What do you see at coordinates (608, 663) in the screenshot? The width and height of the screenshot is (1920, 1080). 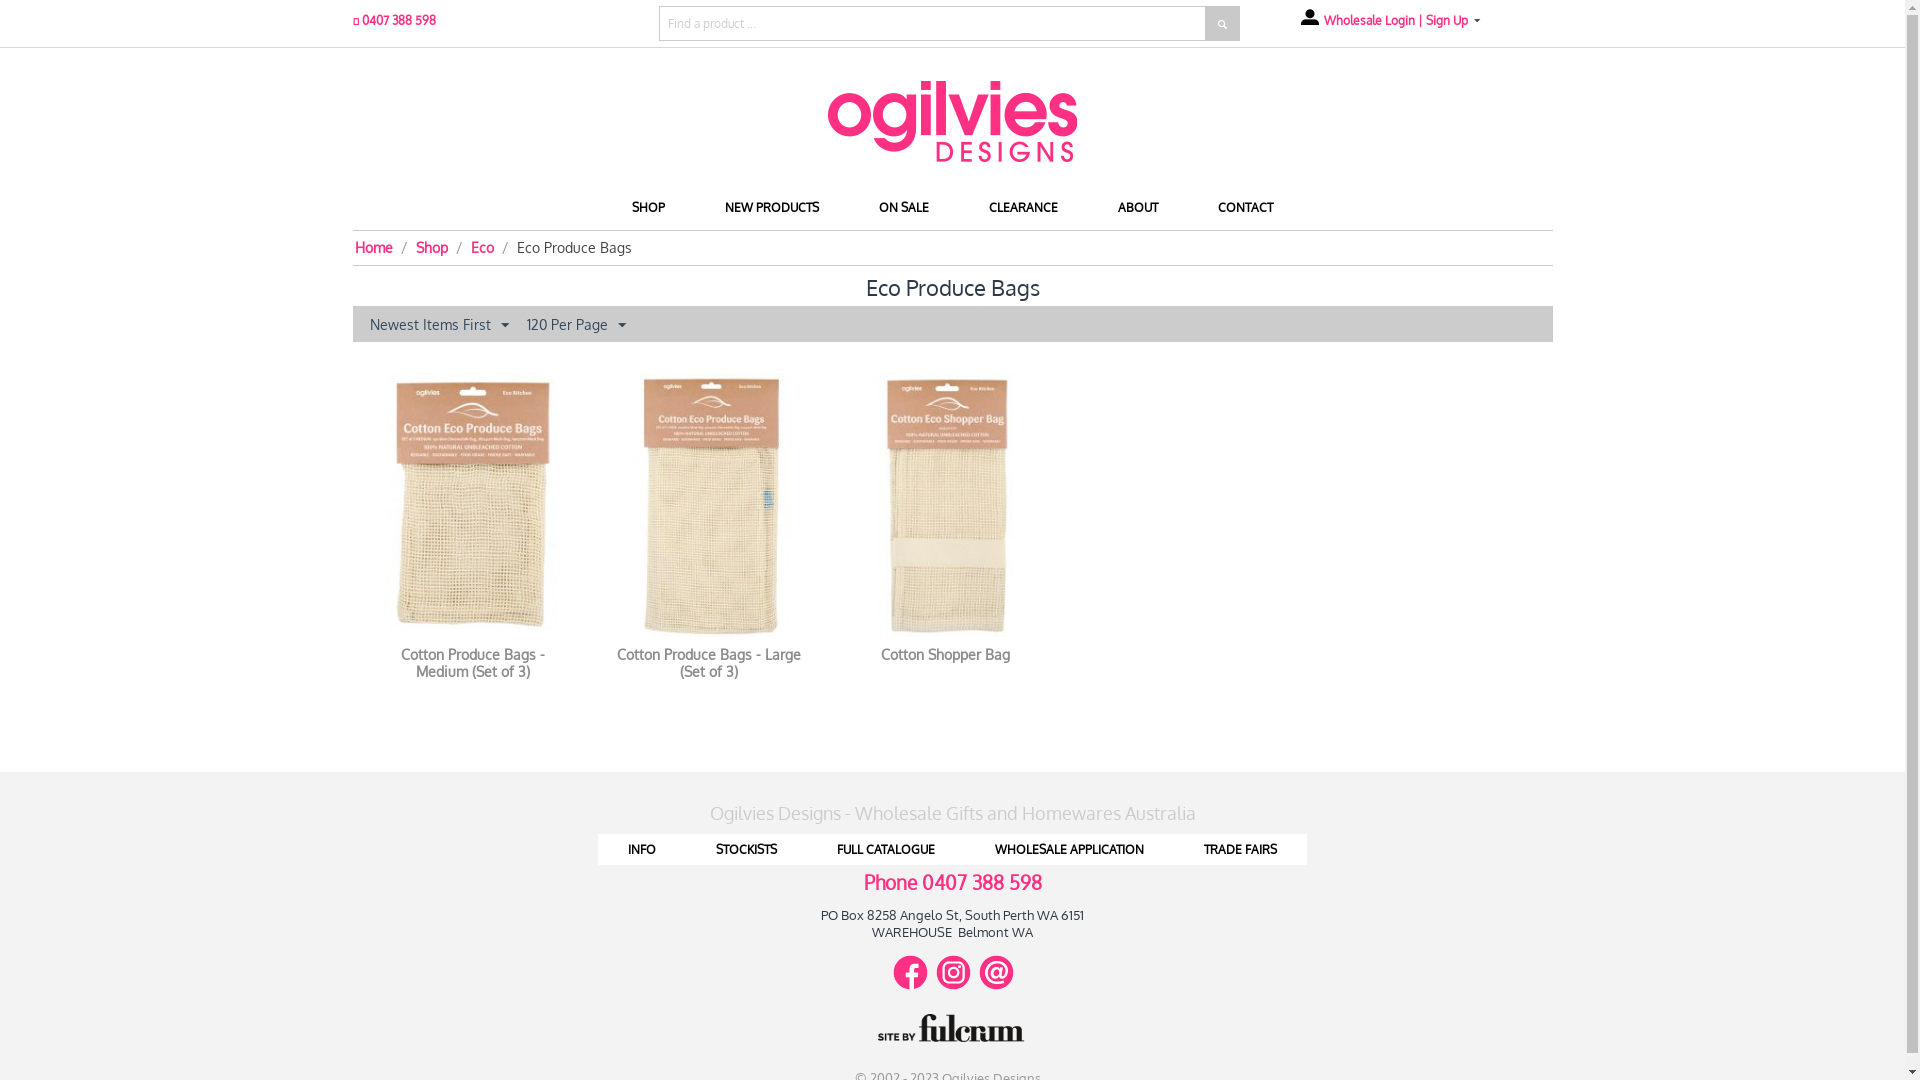 I see `'Cotton Produce Bags - Large (Set of 3)'` at bounding box center [608, 663].